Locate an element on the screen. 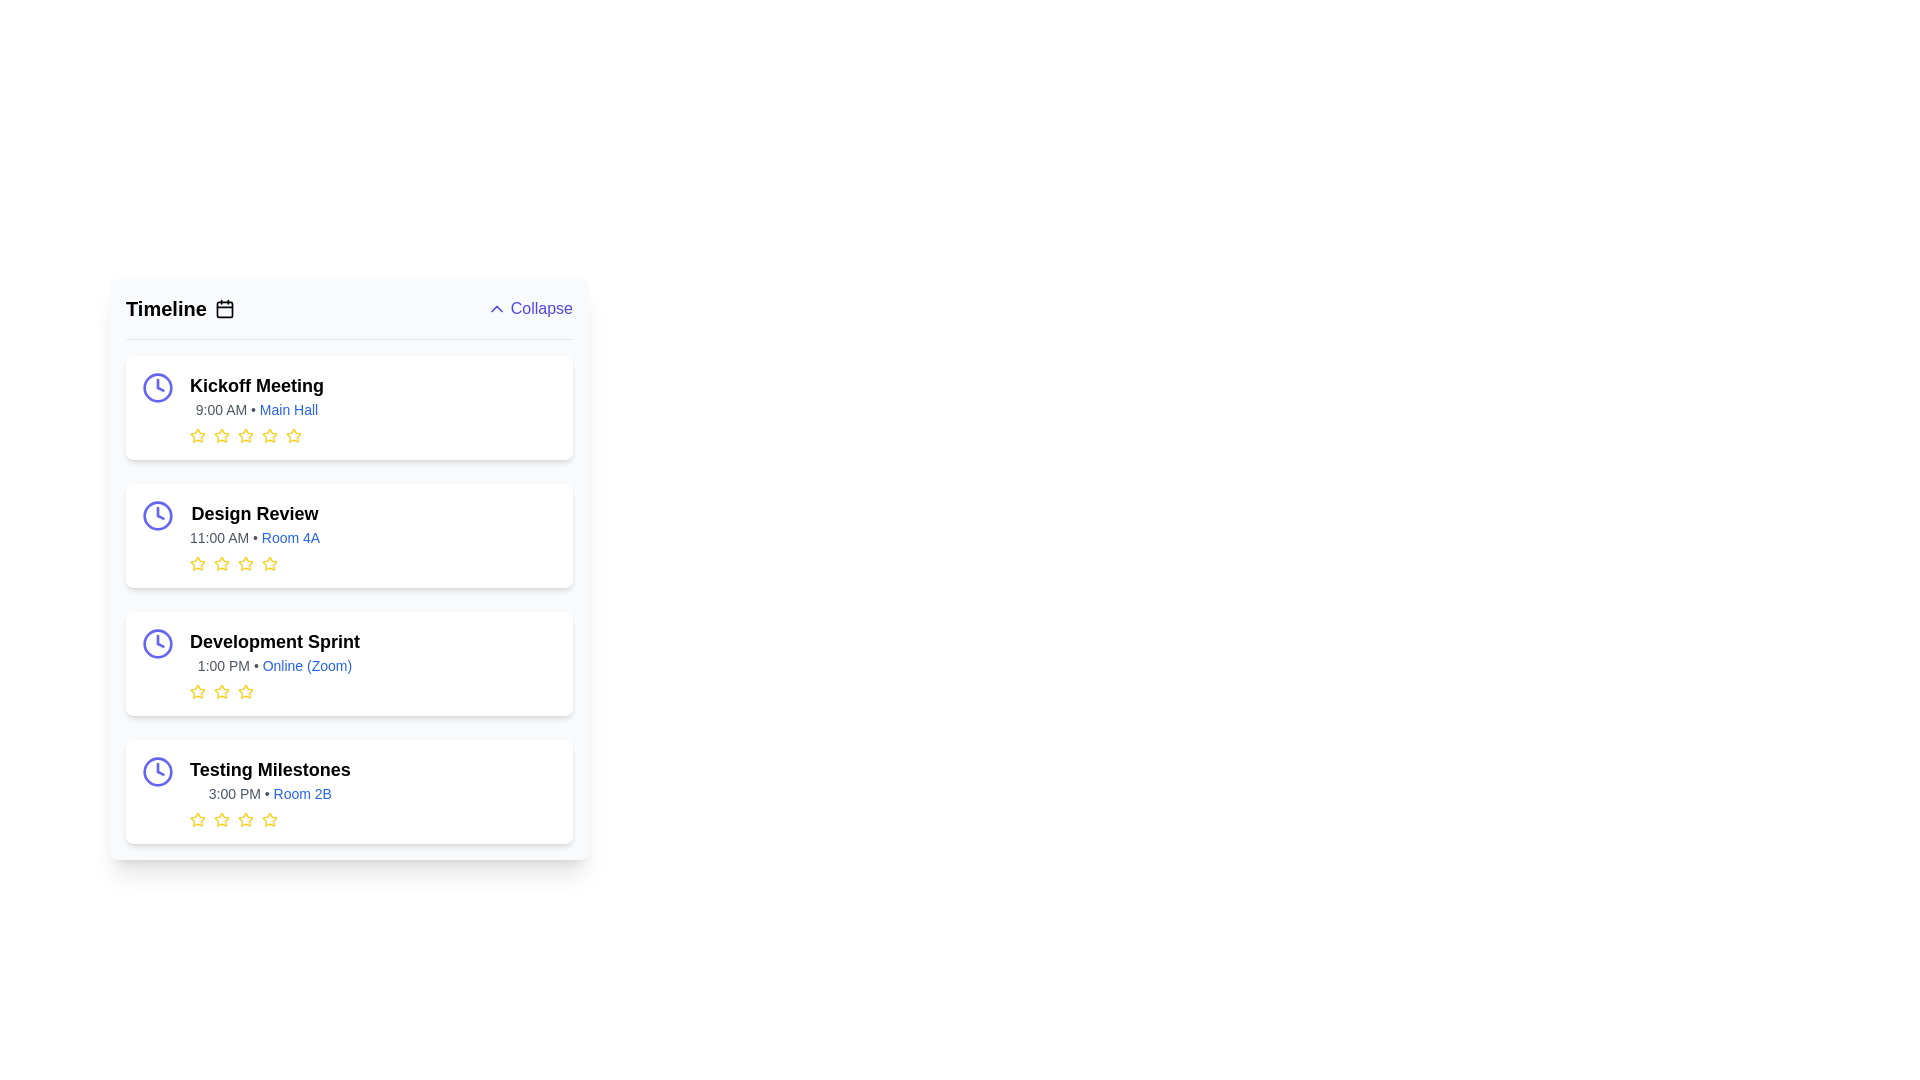  the time indication by focusing on the clock hands within the clock icon located at the left side of the 'Kickoff Meeting' event item is located at coordinates (160, 512).